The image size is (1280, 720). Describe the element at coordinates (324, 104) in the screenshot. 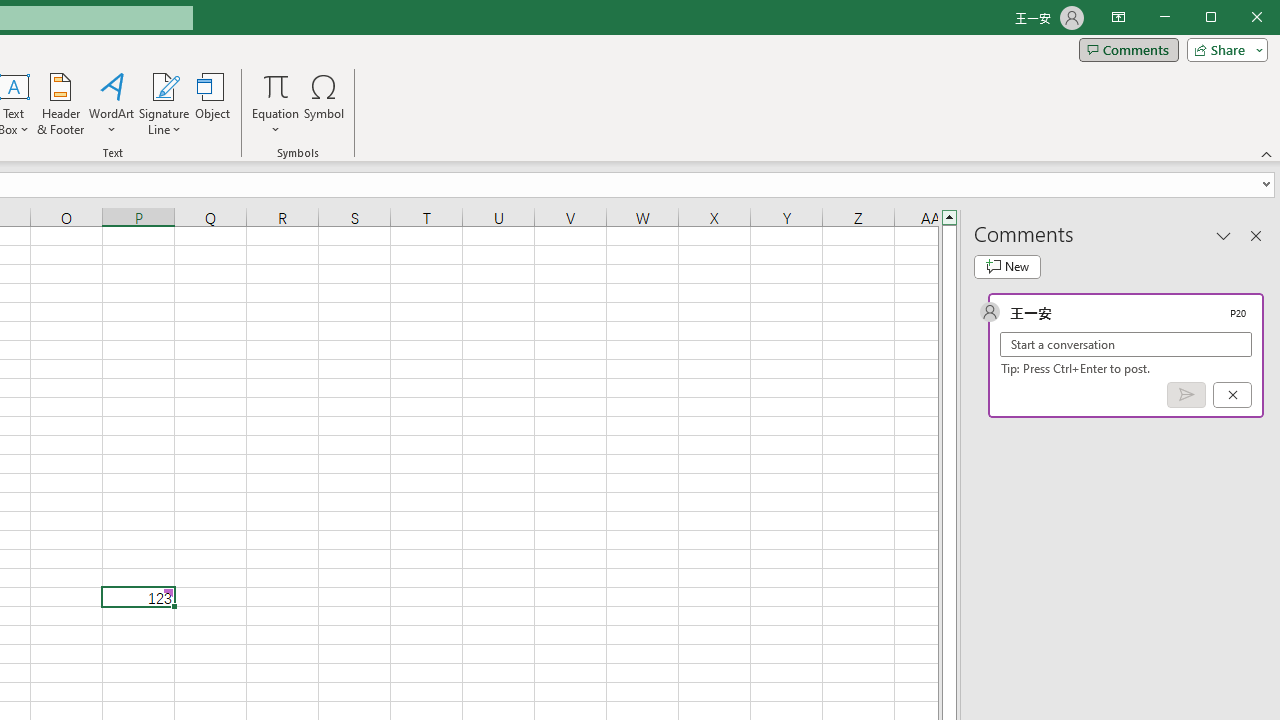

I see `'Symbol...'` at that location.